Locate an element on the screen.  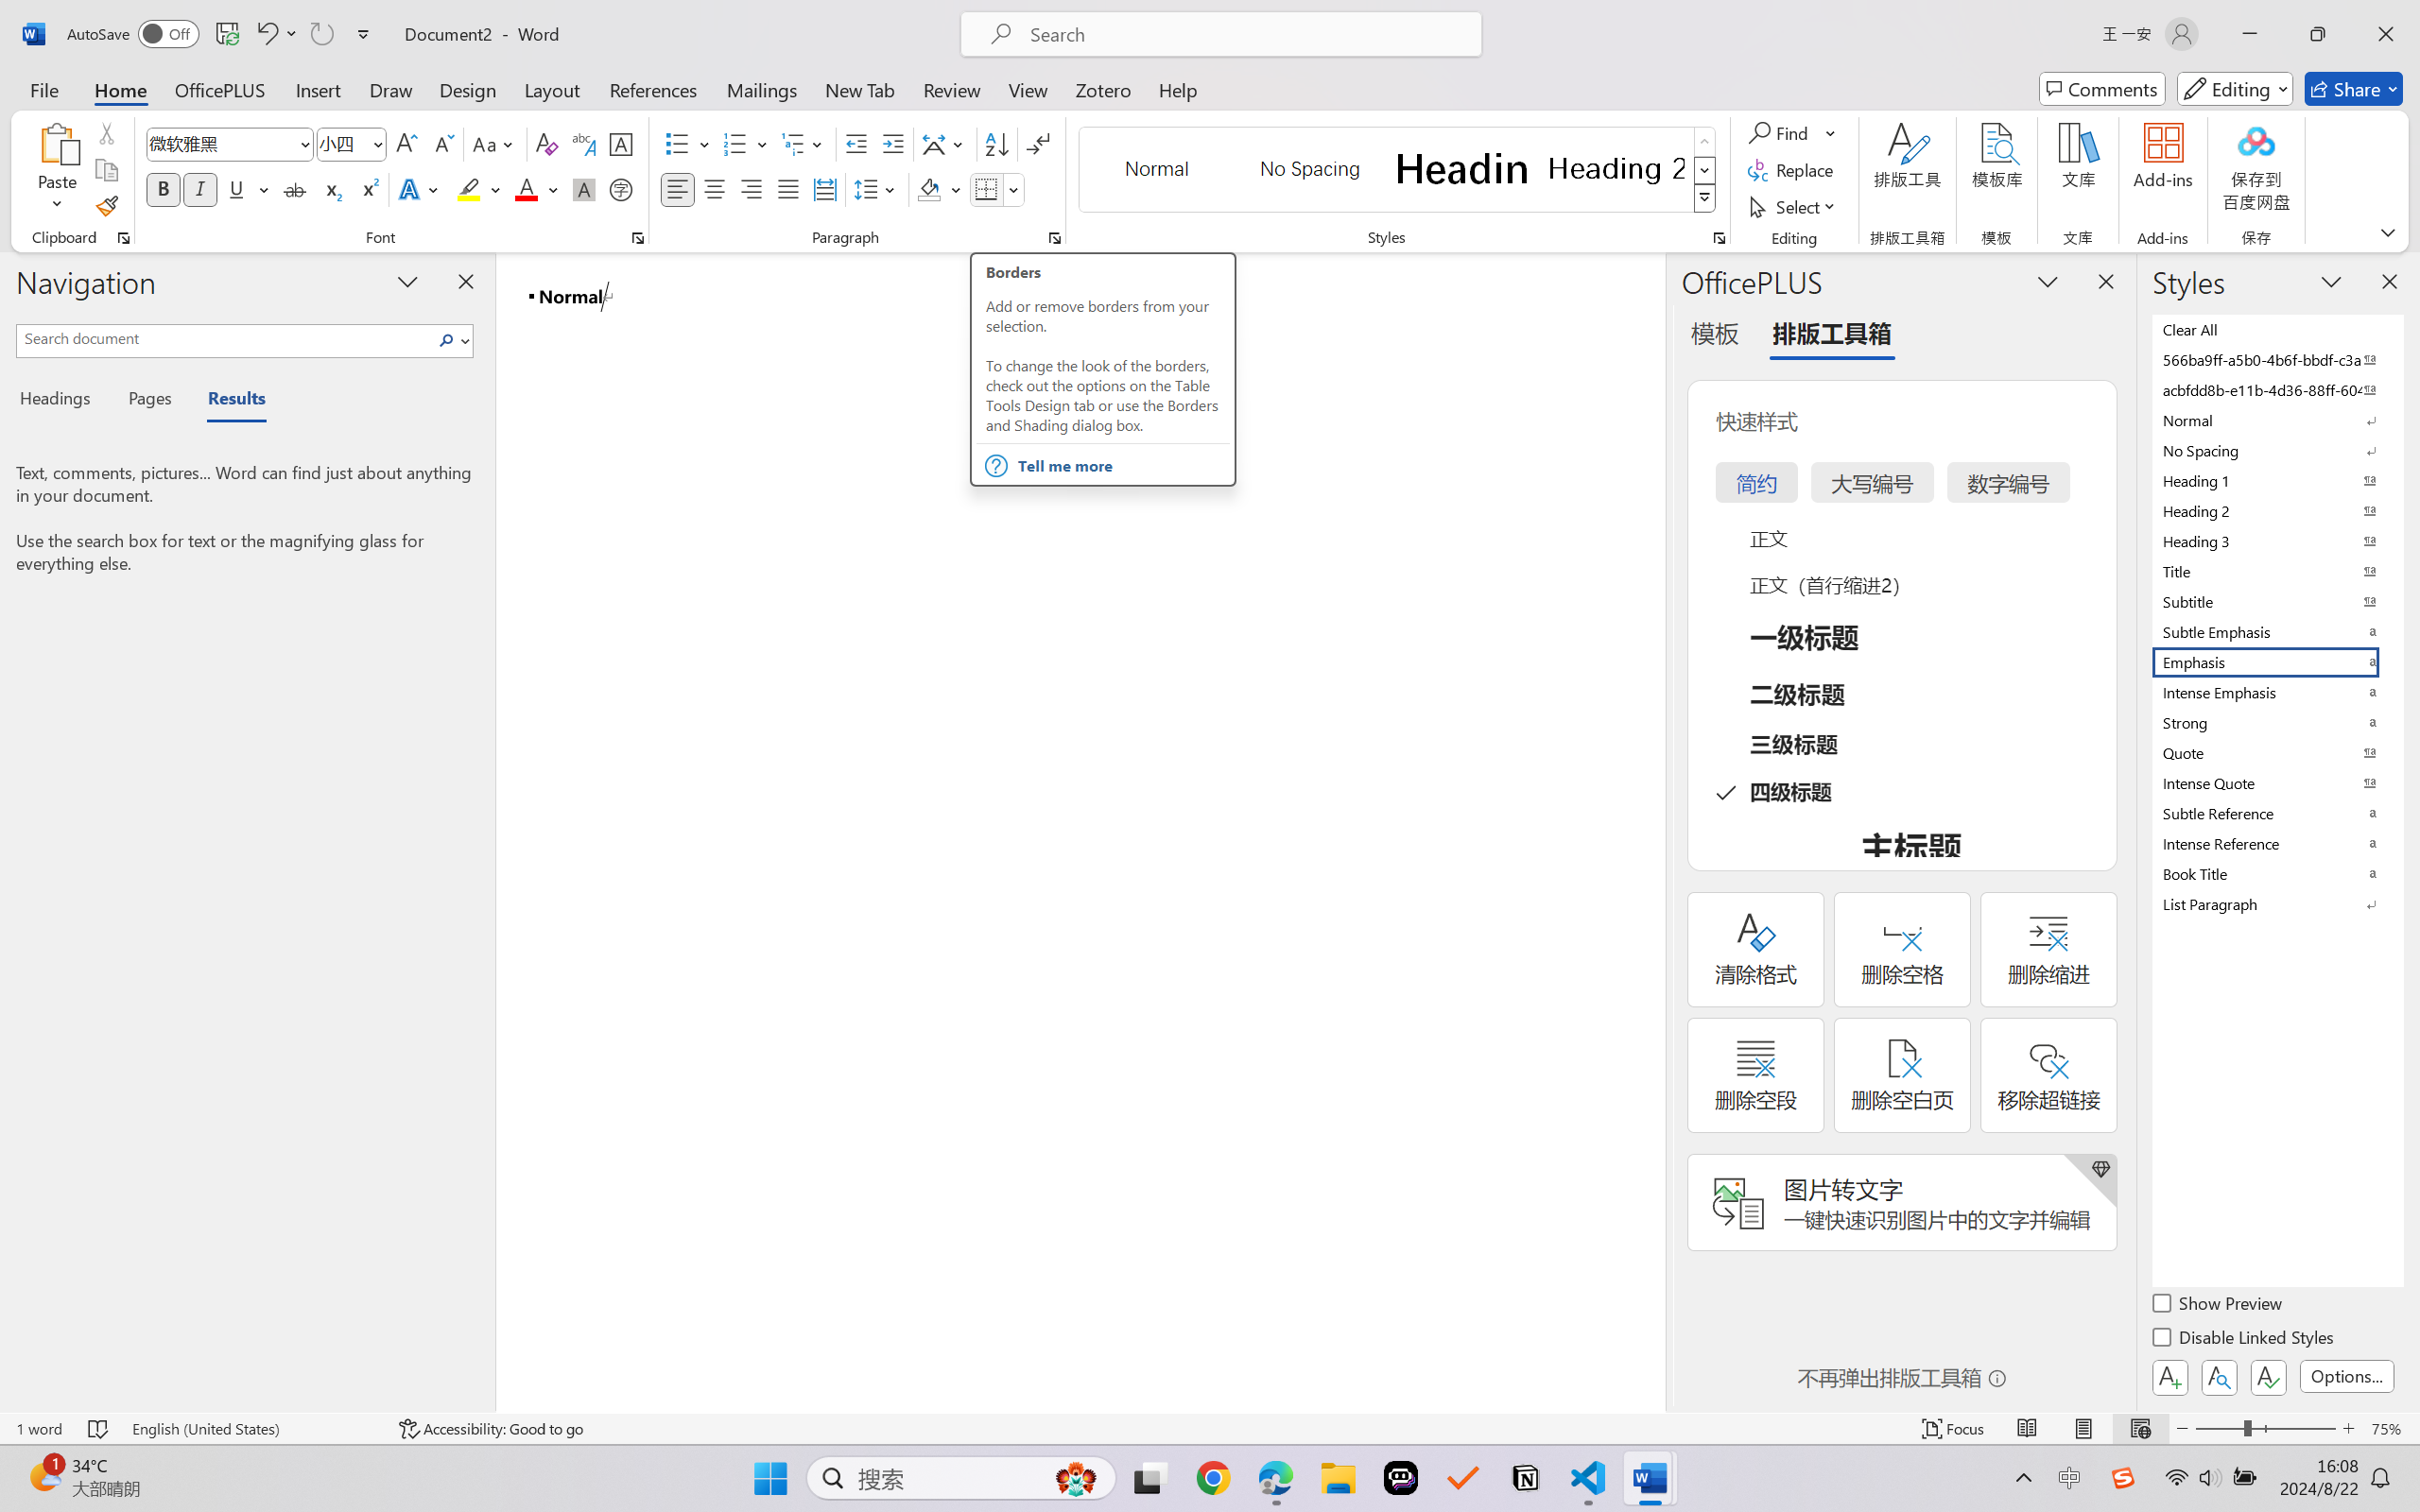
'Read Mode' is located at coordinates (2027, 1428).